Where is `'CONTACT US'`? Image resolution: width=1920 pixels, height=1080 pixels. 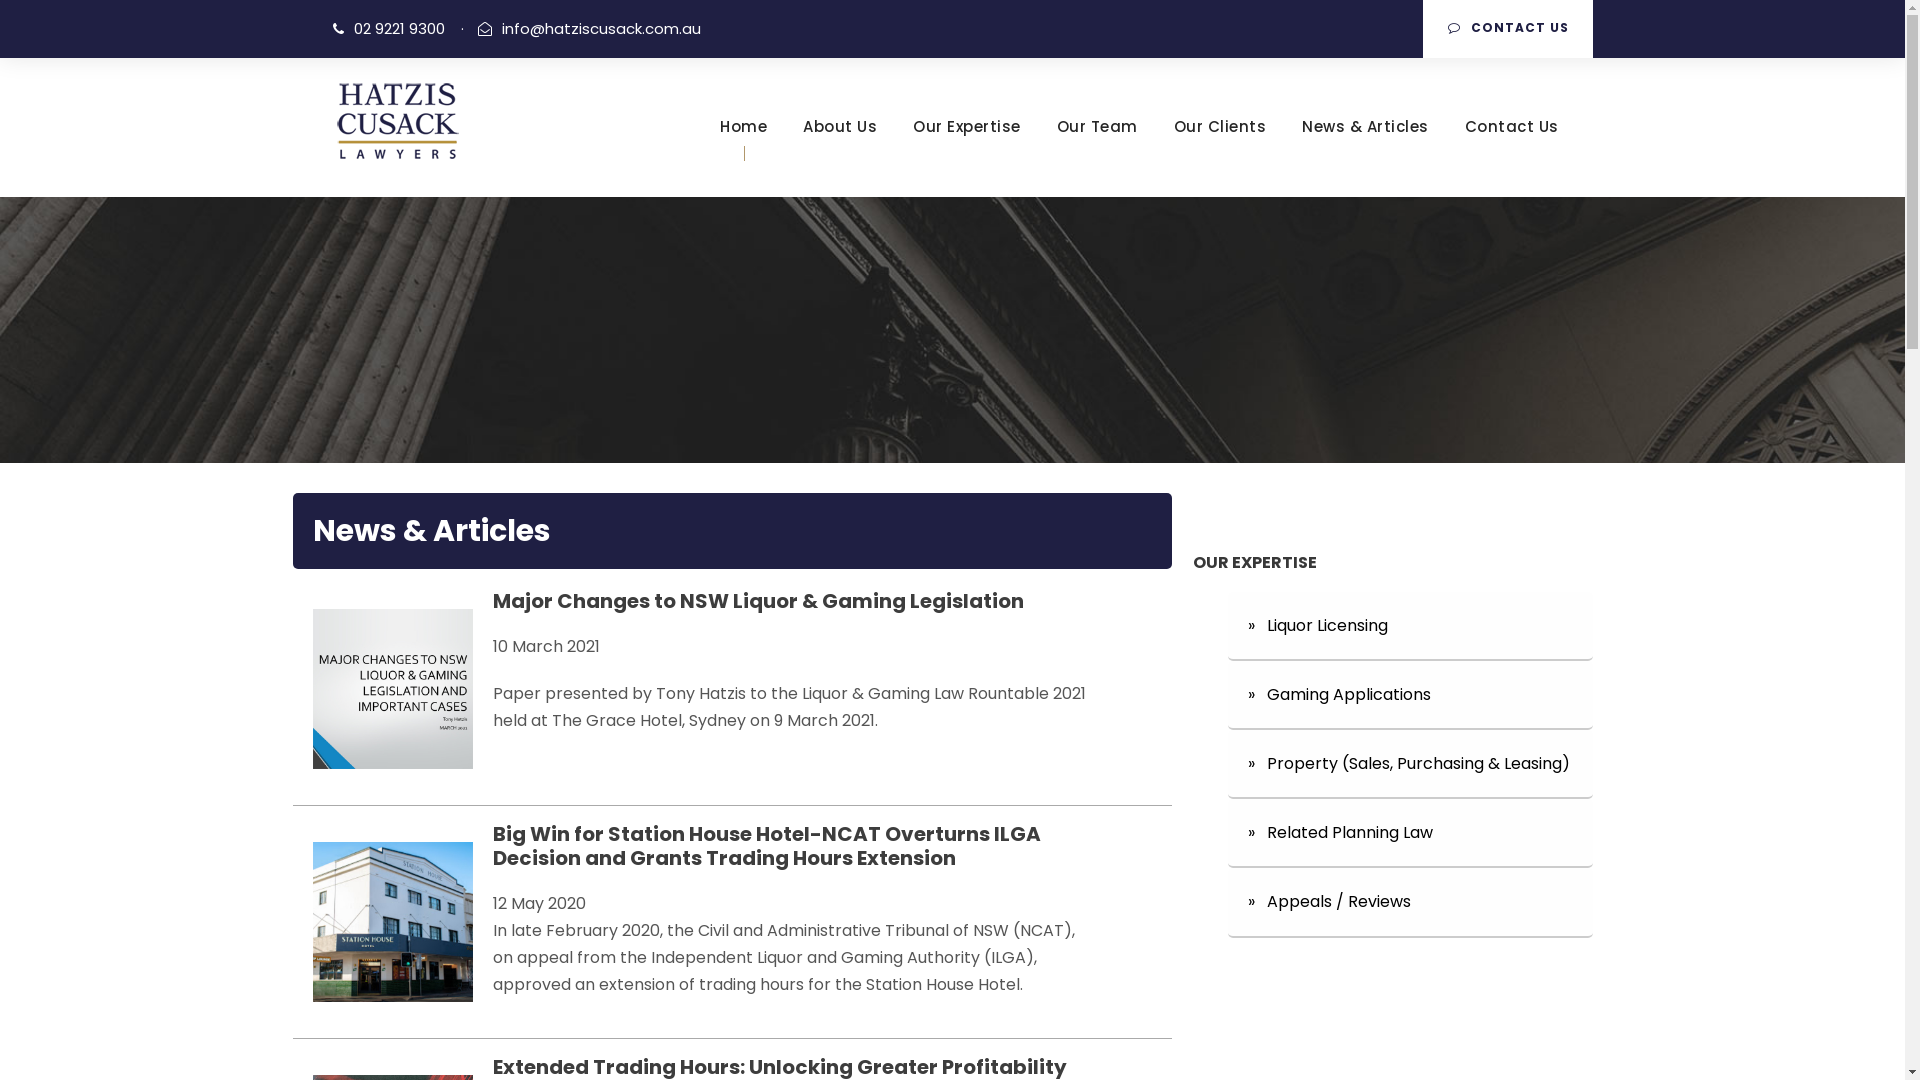
'CONTACT US' is located at coordinates (1507, 29).